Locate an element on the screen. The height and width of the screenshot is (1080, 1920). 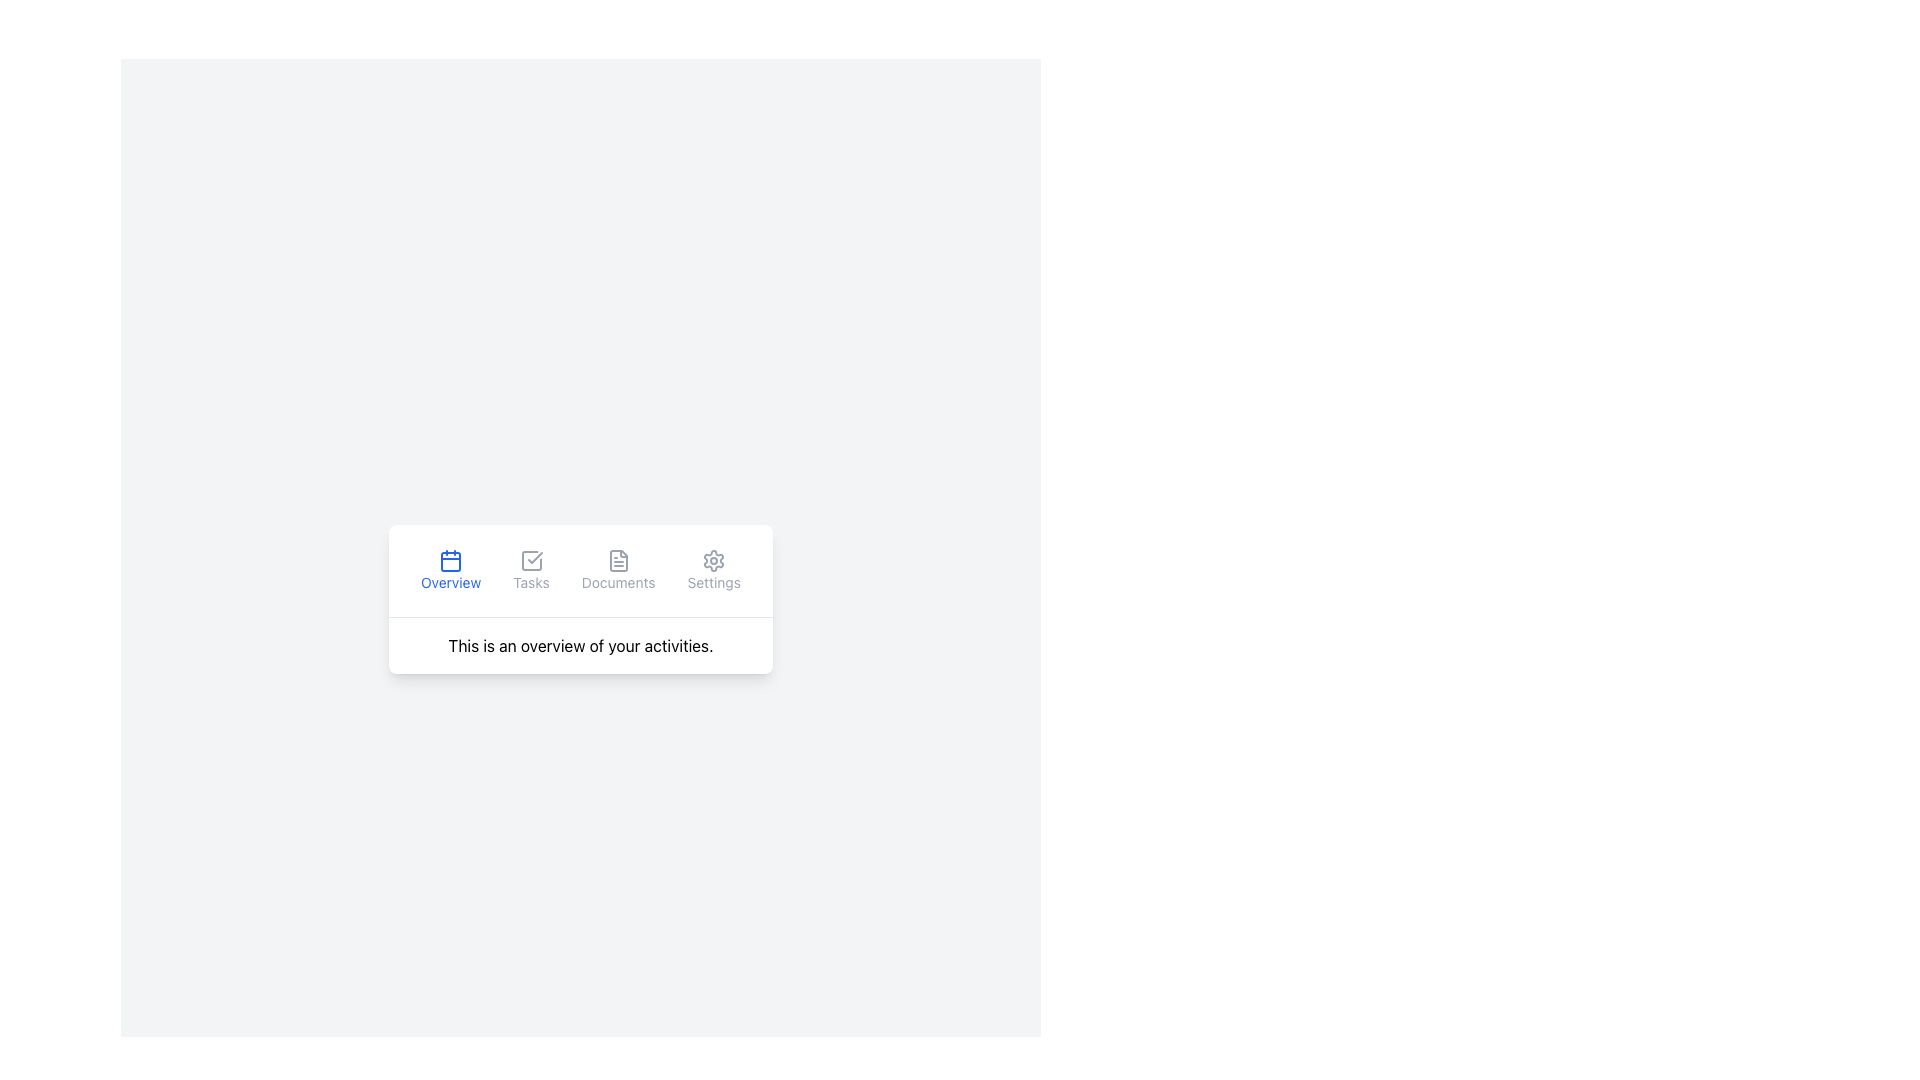
the settings button, which features a gray gear icon above the label 'Settings' is located at coordinates (714, 570).